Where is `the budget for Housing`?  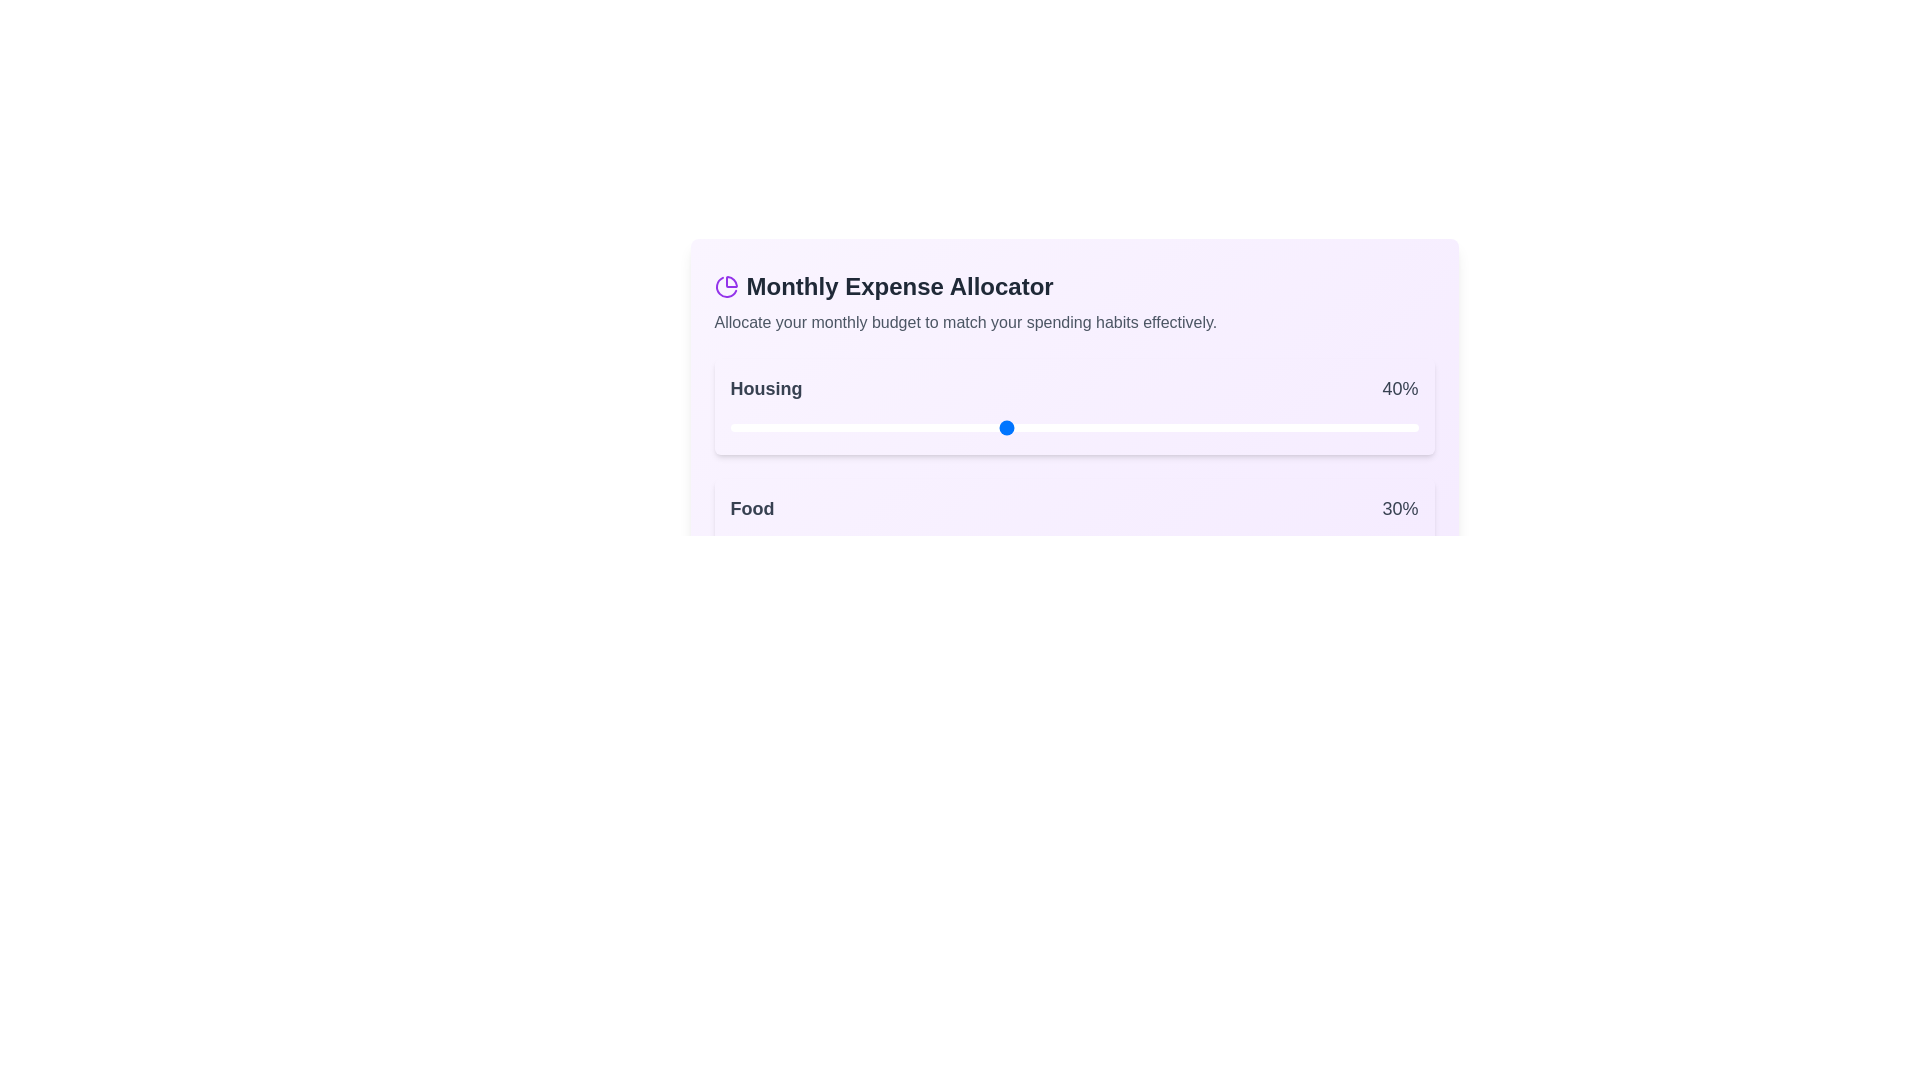
the budget for Housing is located at coordinates (1129, 427).